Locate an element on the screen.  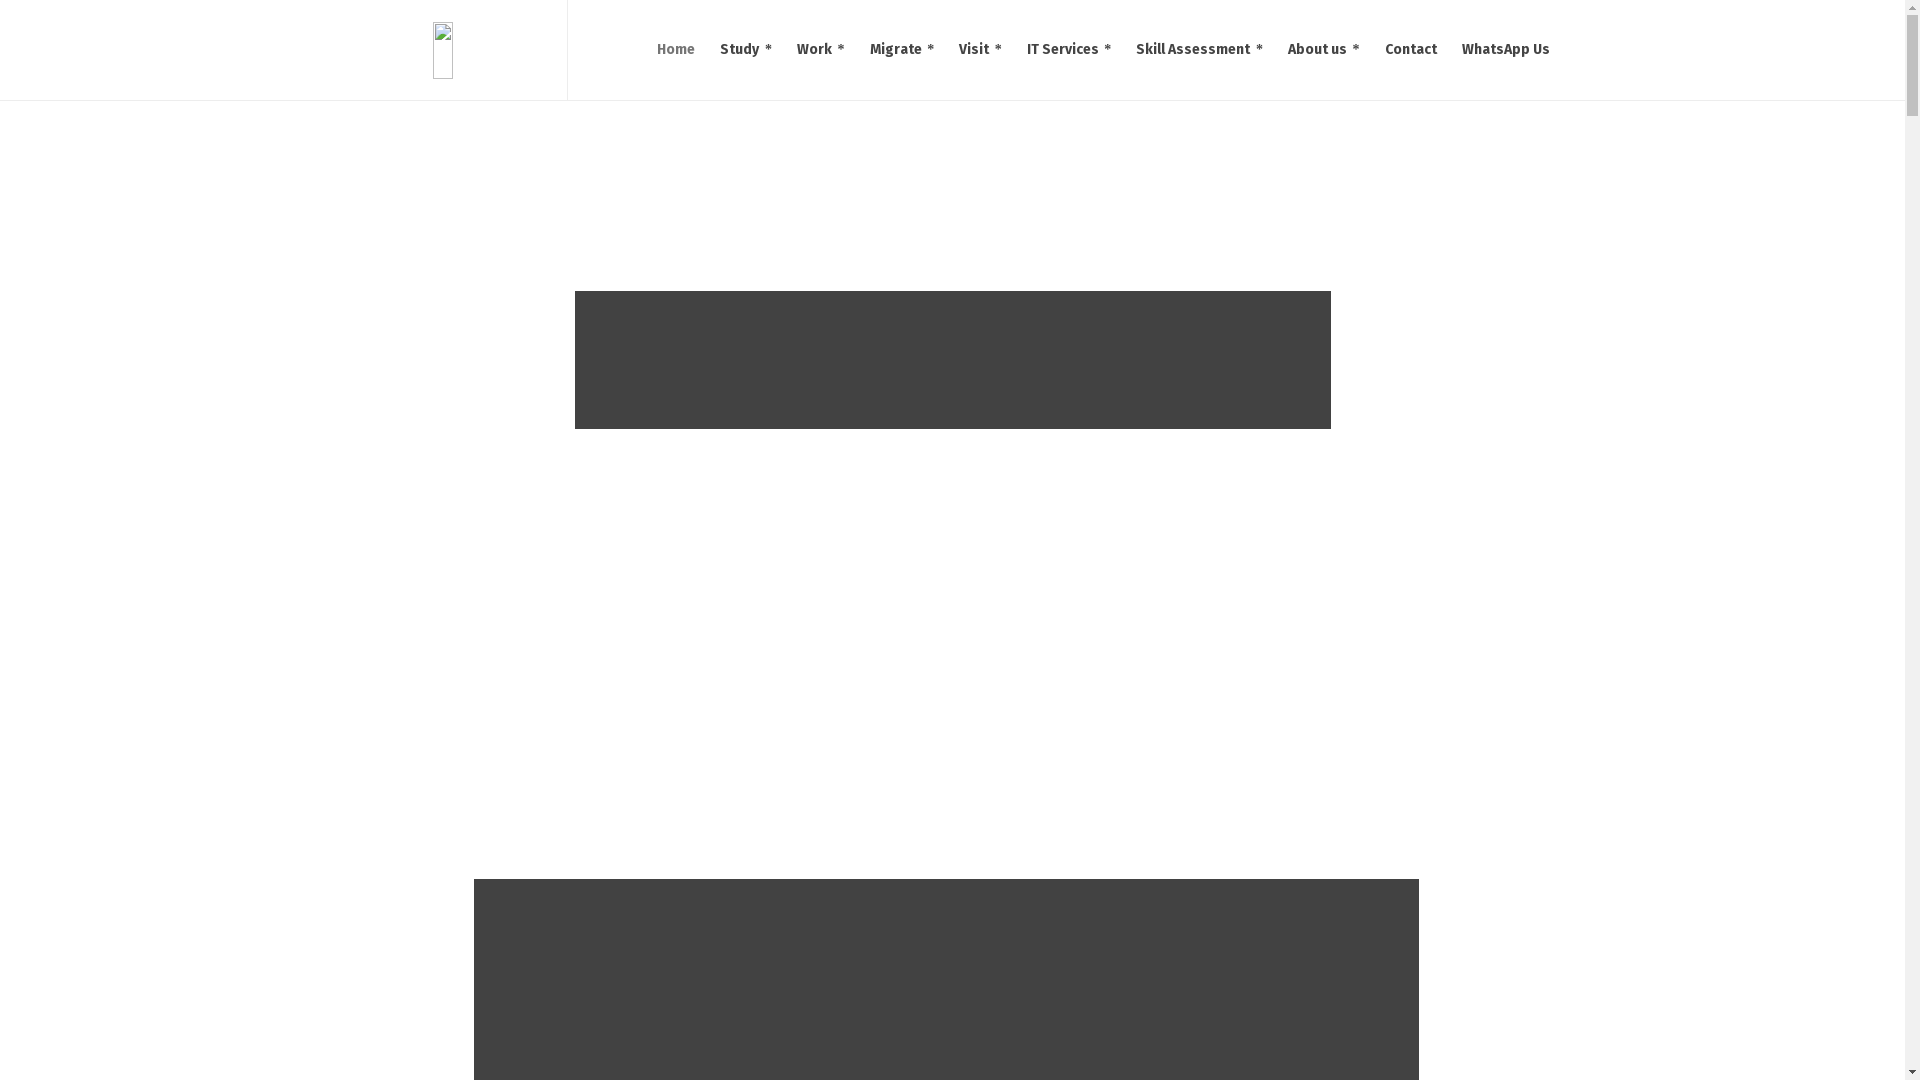
'Skill Assessment' is located at coordinates (1200, 49).